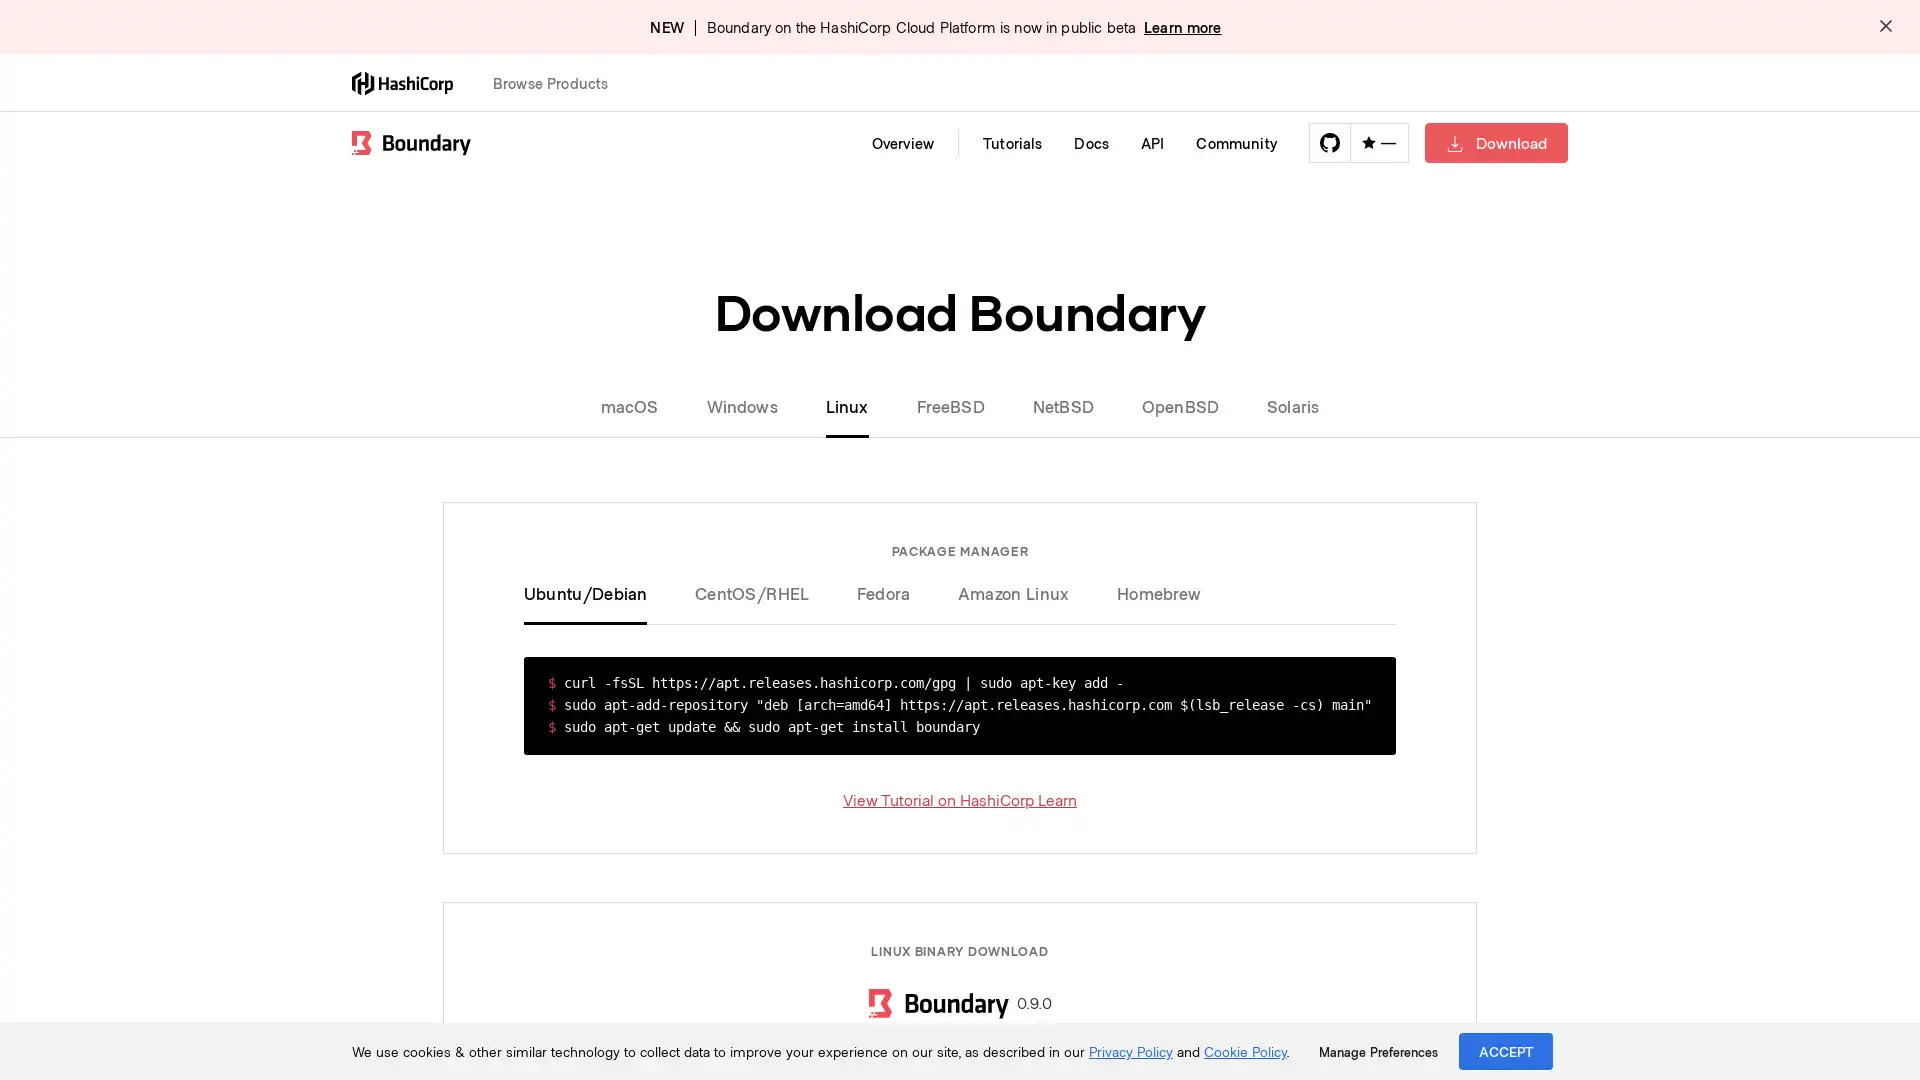 This screenshot has height=1080, width=1920. Describe the element at coordinates (1013, 592) in the screenshot. I see `Amazon Linux` at that location.